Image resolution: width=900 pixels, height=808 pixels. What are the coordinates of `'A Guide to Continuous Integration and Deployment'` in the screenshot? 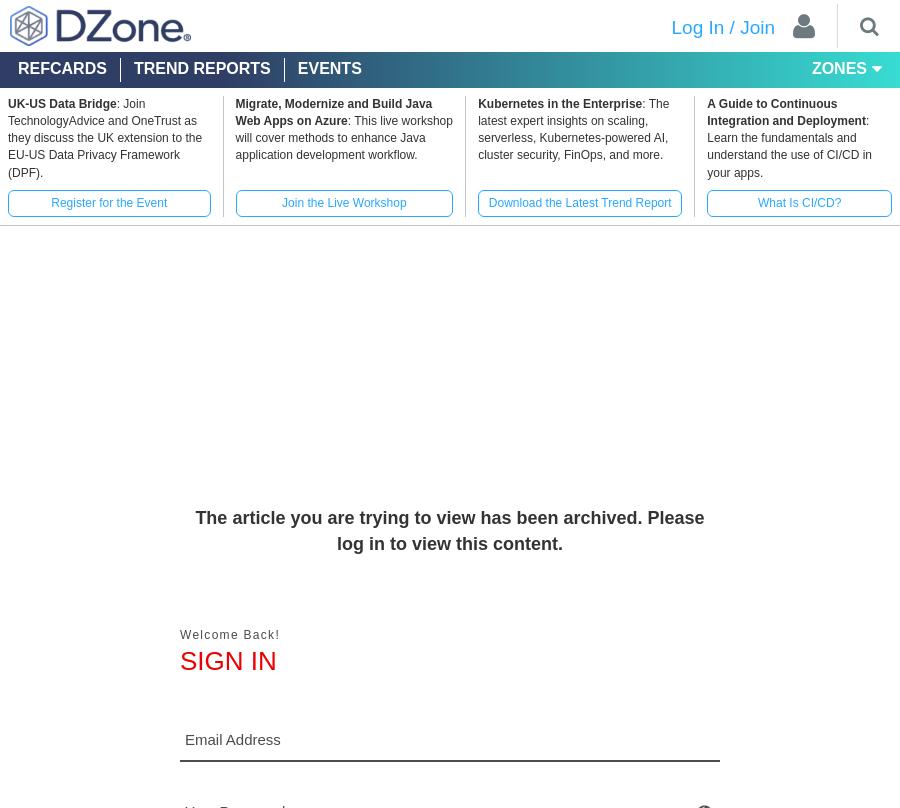 It's located at (706, 111).